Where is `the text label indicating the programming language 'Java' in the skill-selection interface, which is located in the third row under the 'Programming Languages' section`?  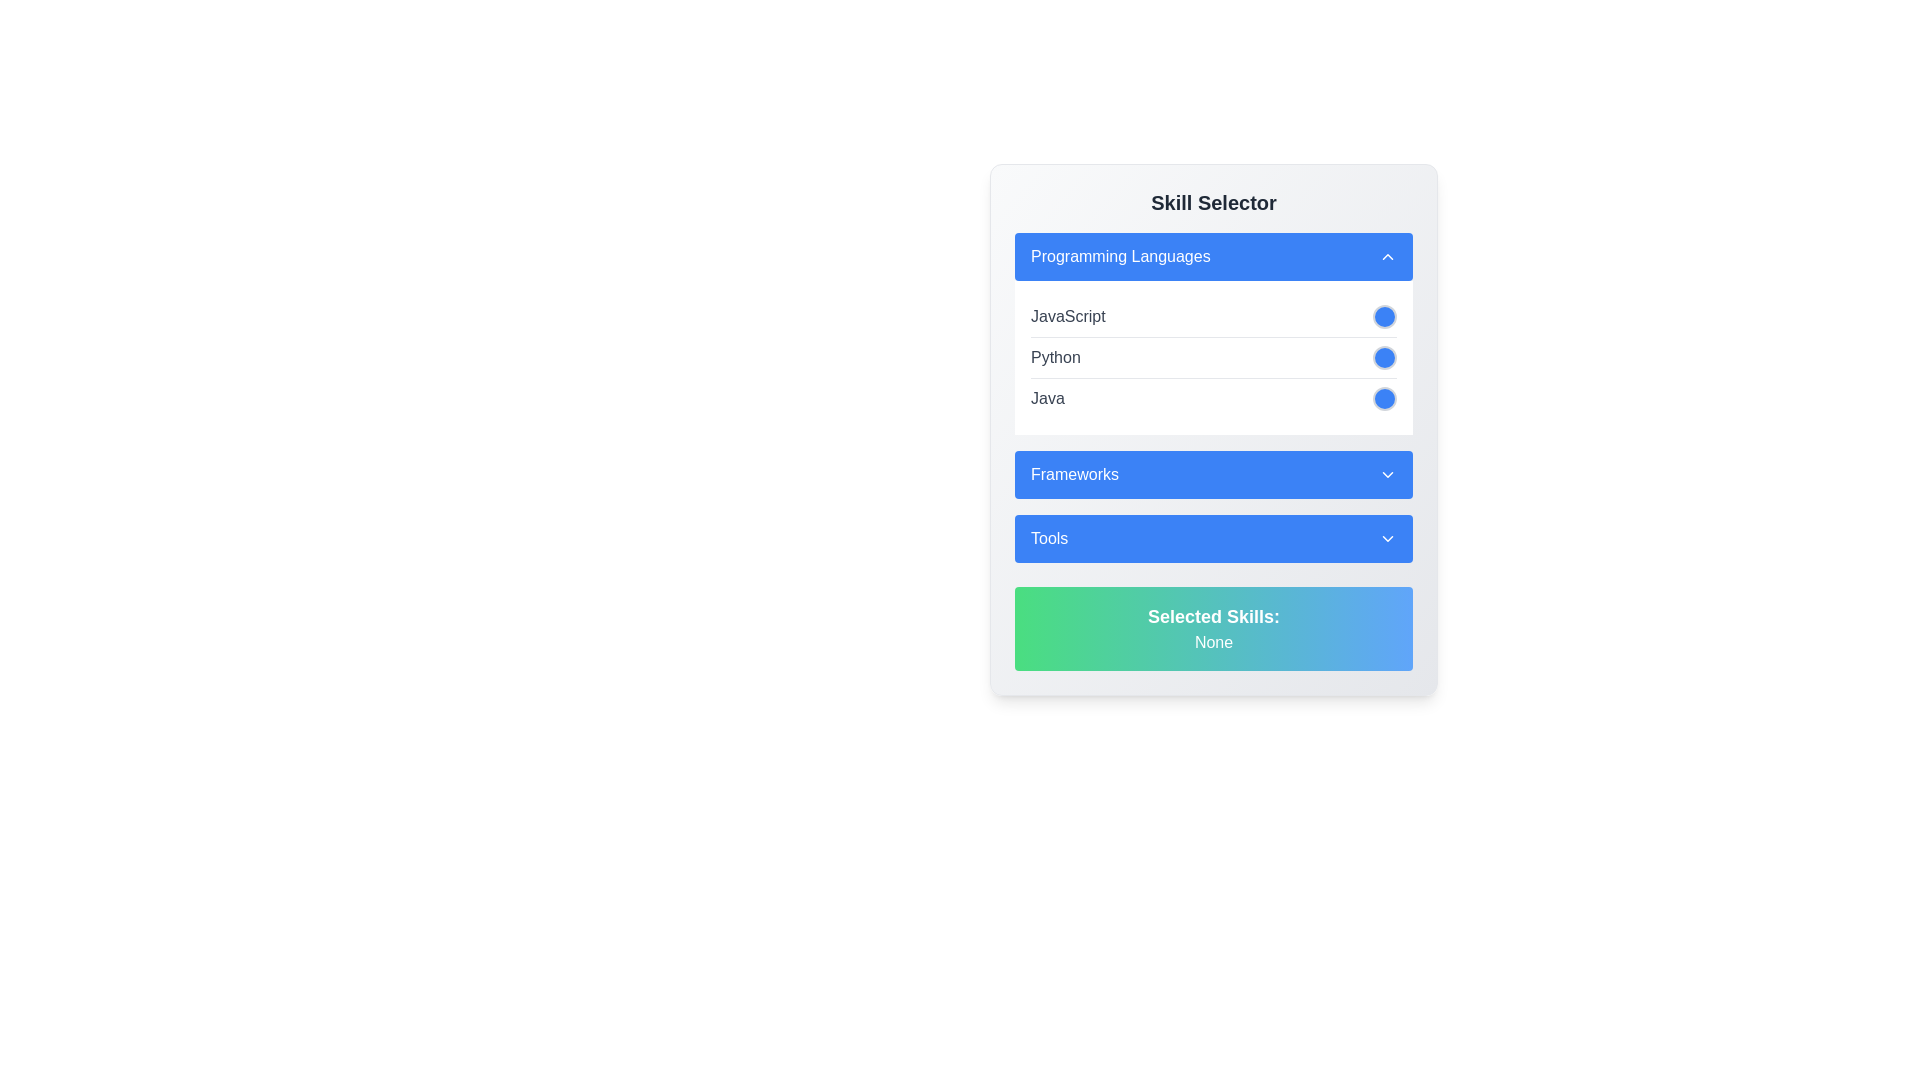 the text label indicating the programming language 'Java' in the skill-selection interface, which is located in the third row under the 'Programming Languages' section is located at coordinates (1046, 398).